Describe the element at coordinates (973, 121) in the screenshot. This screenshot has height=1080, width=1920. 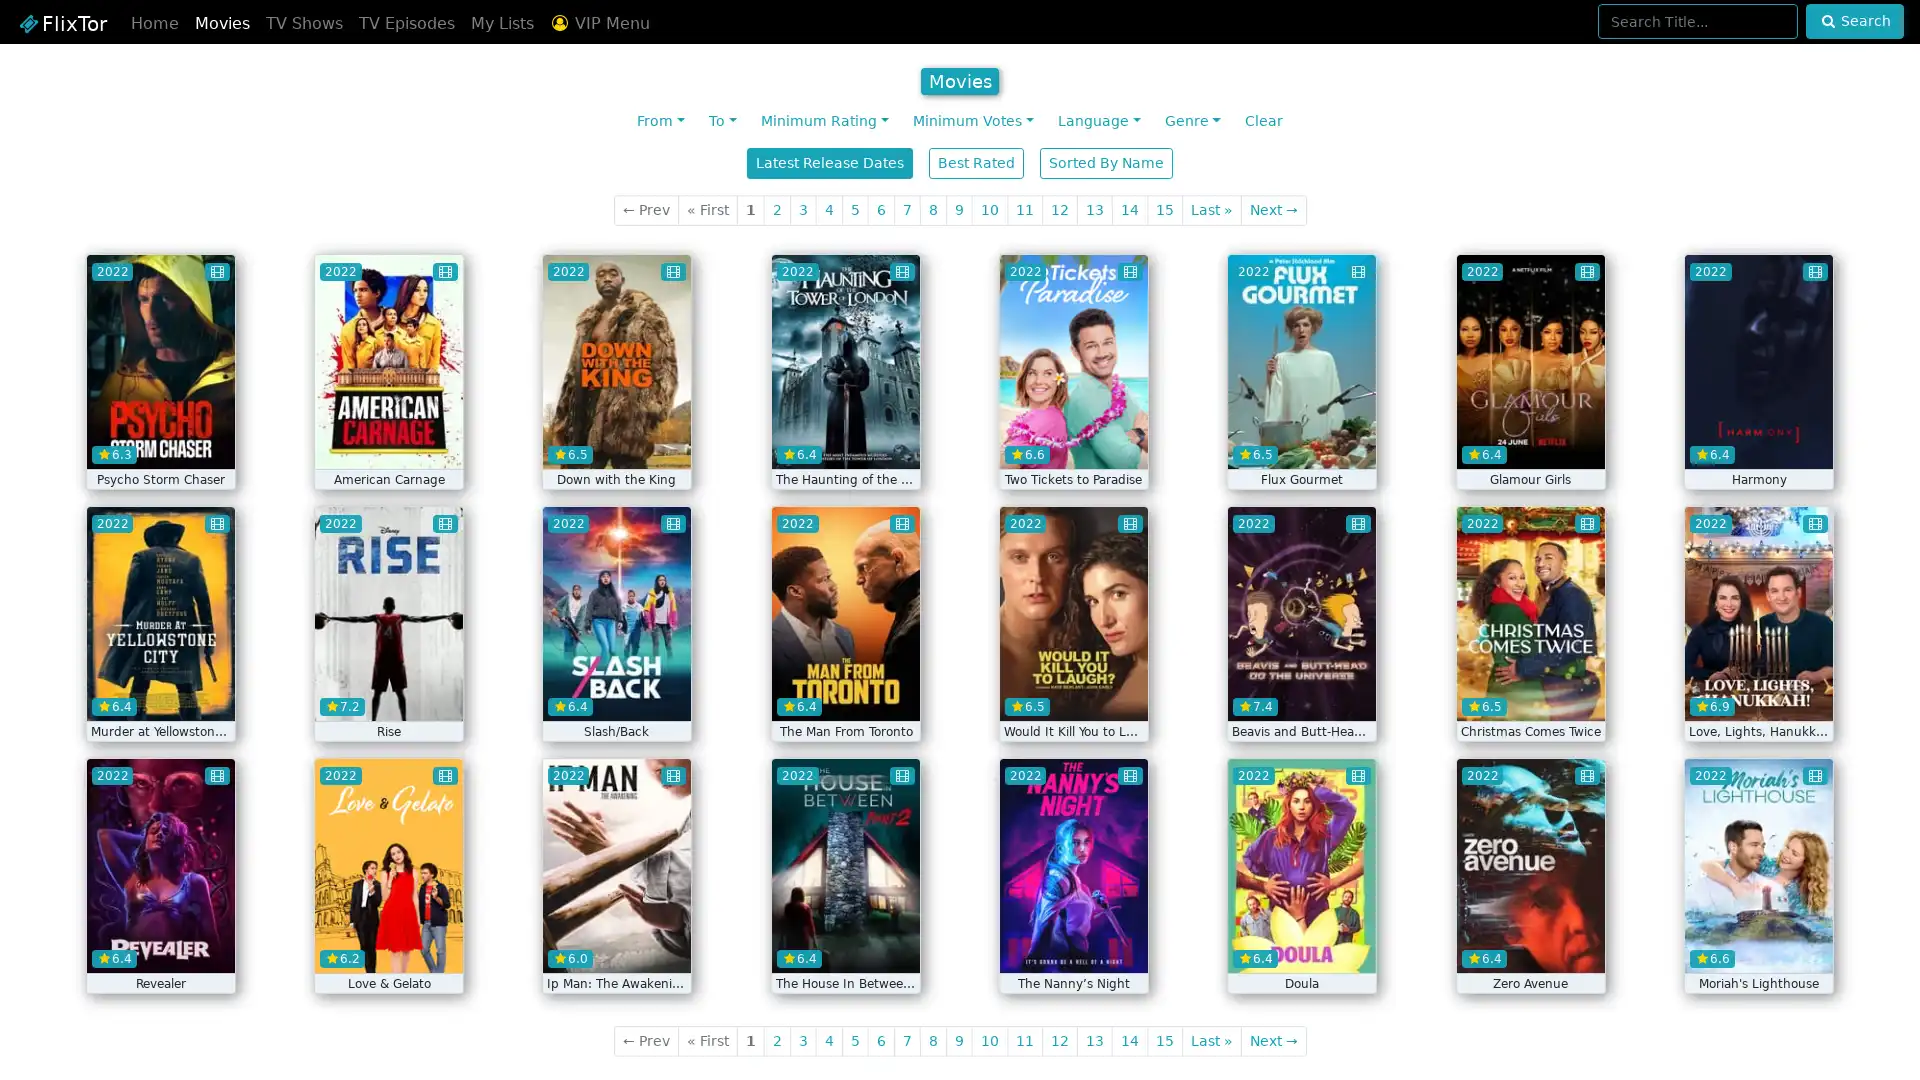
I see `Minimum Votes` at that location.